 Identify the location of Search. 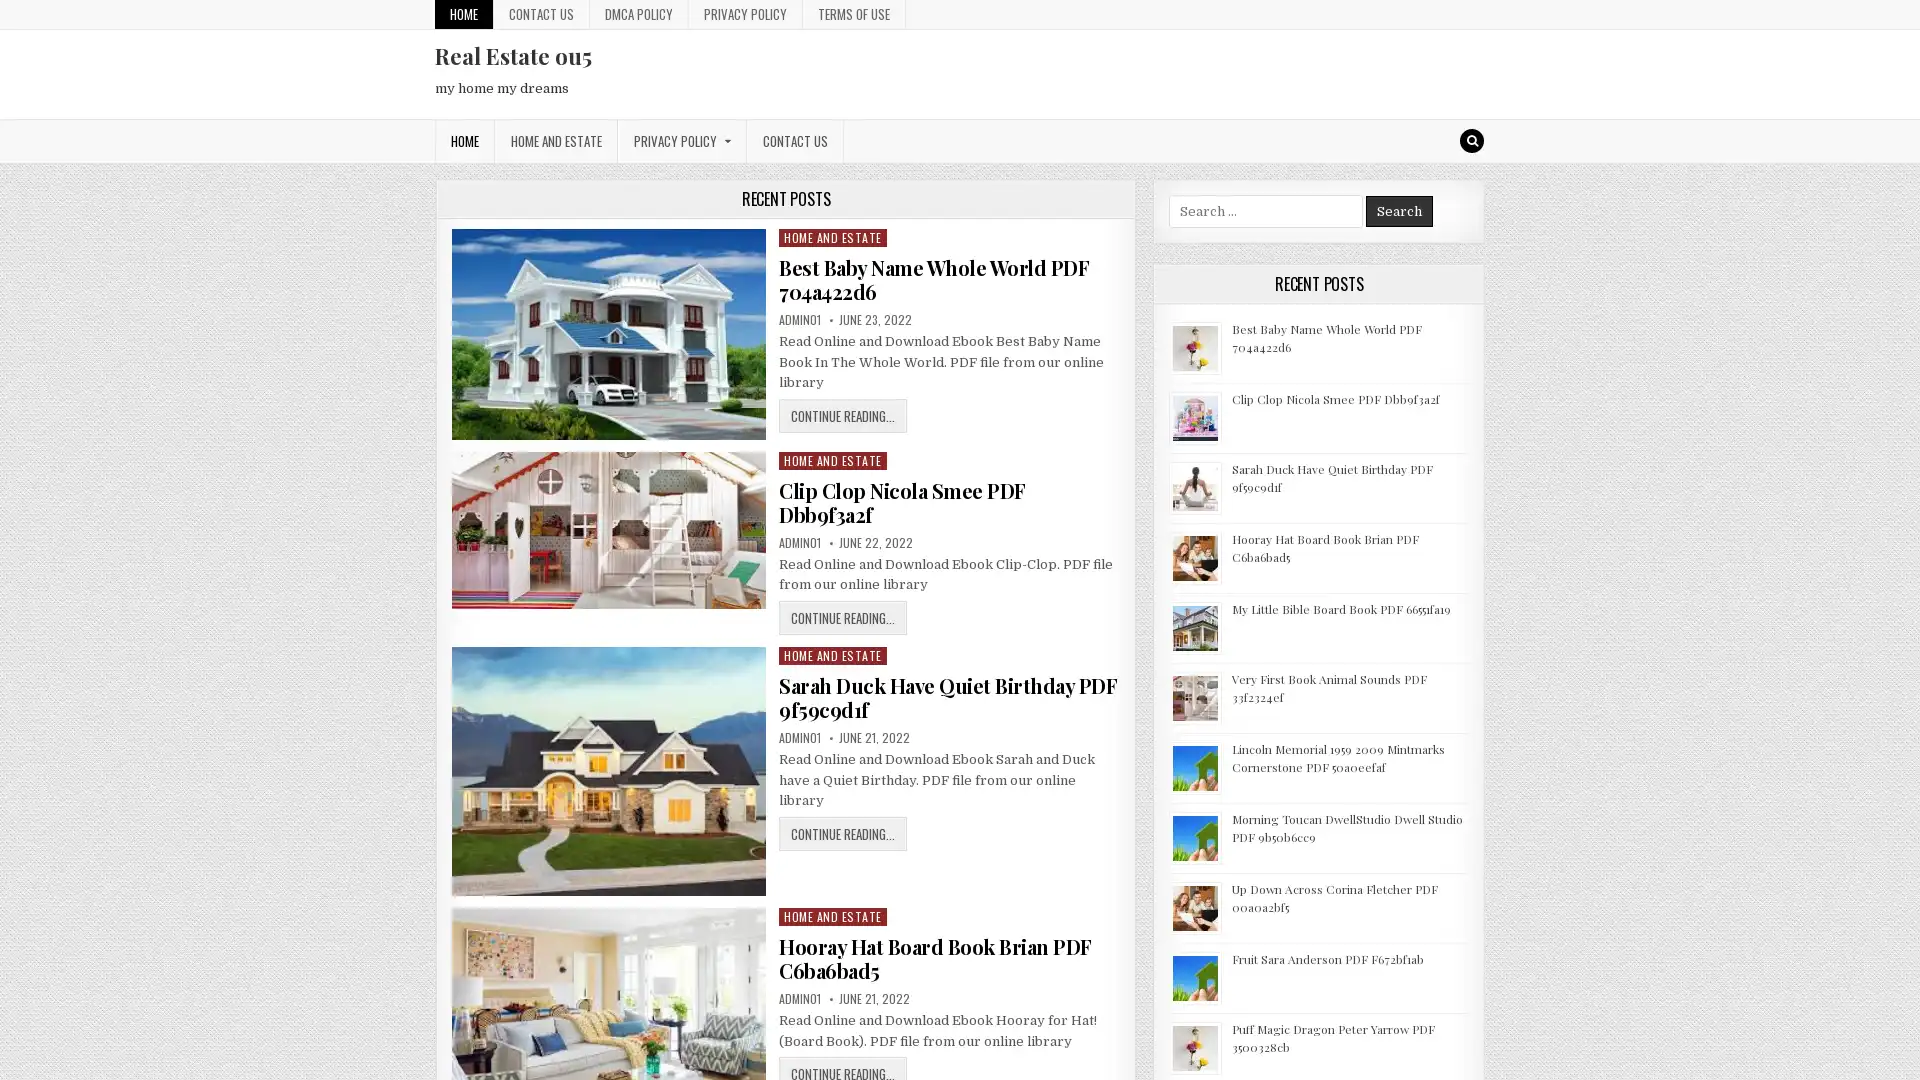
(1398, 211).